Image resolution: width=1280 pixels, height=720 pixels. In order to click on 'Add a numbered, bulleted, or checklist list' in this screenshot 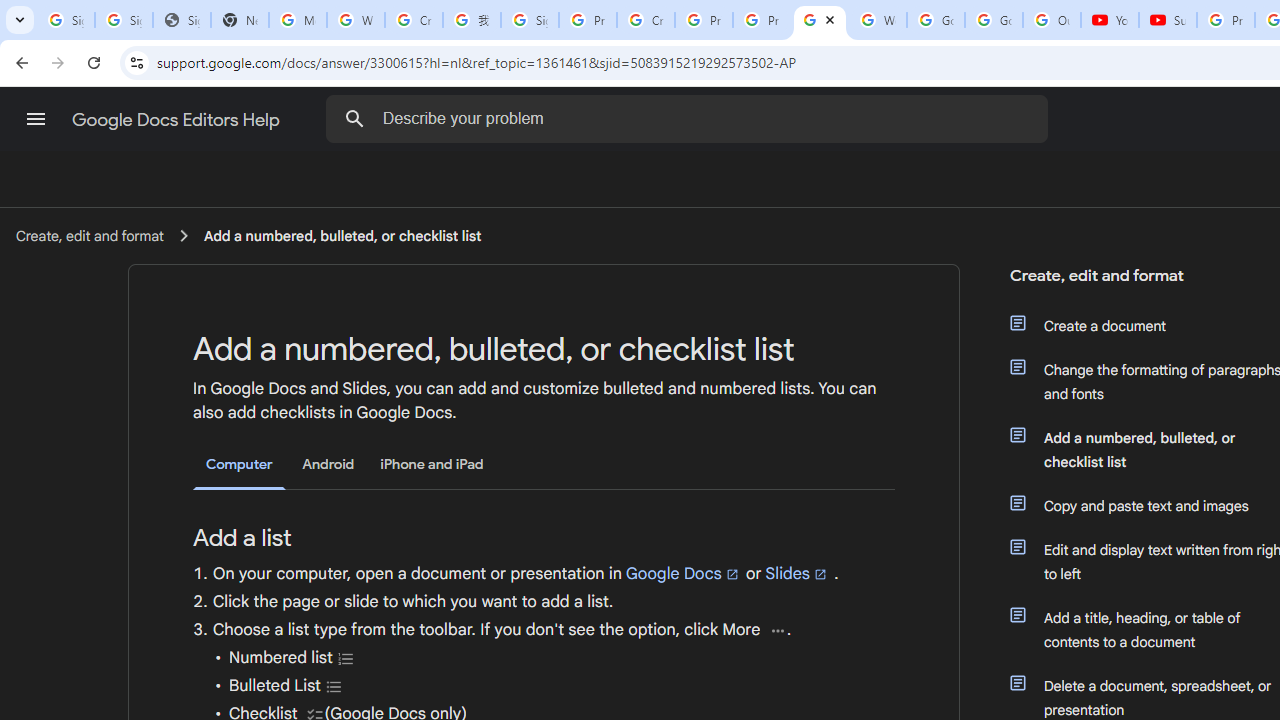, I will do `click(343, 234)`.